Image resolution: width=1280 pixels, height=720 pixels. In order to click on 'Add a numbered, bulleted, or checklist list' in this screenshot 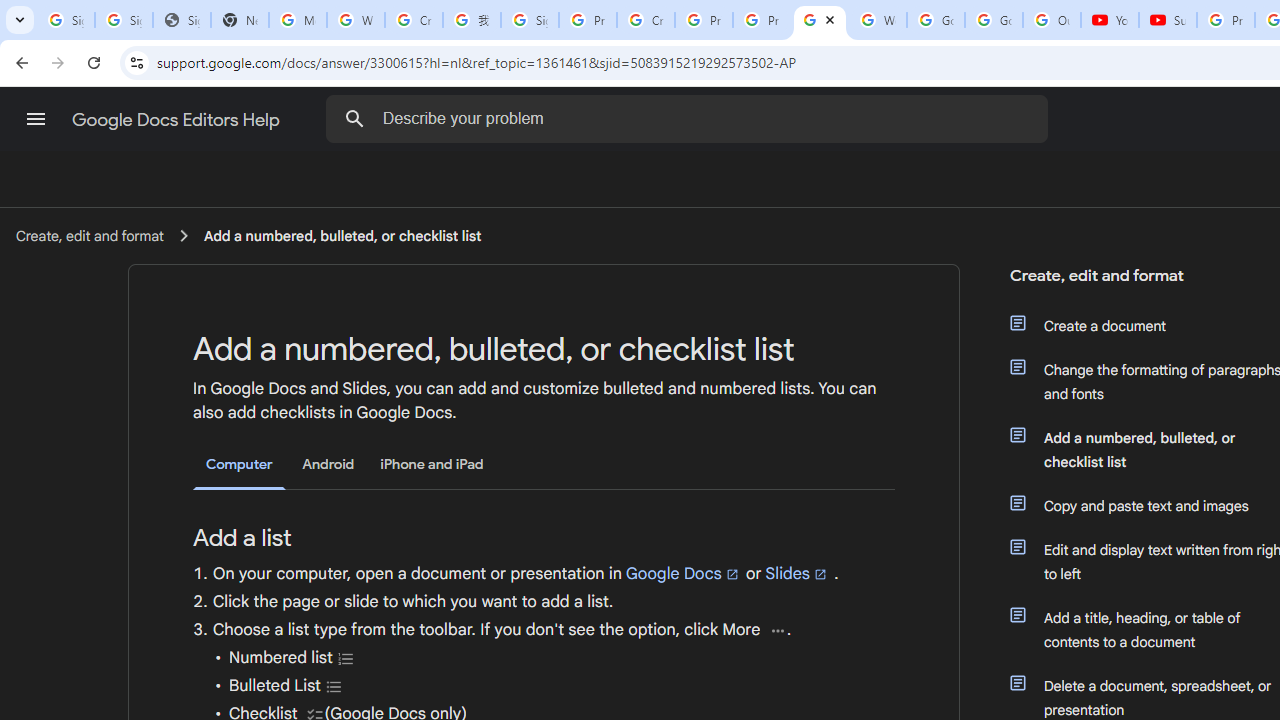, I will do `click(343, 234)`.